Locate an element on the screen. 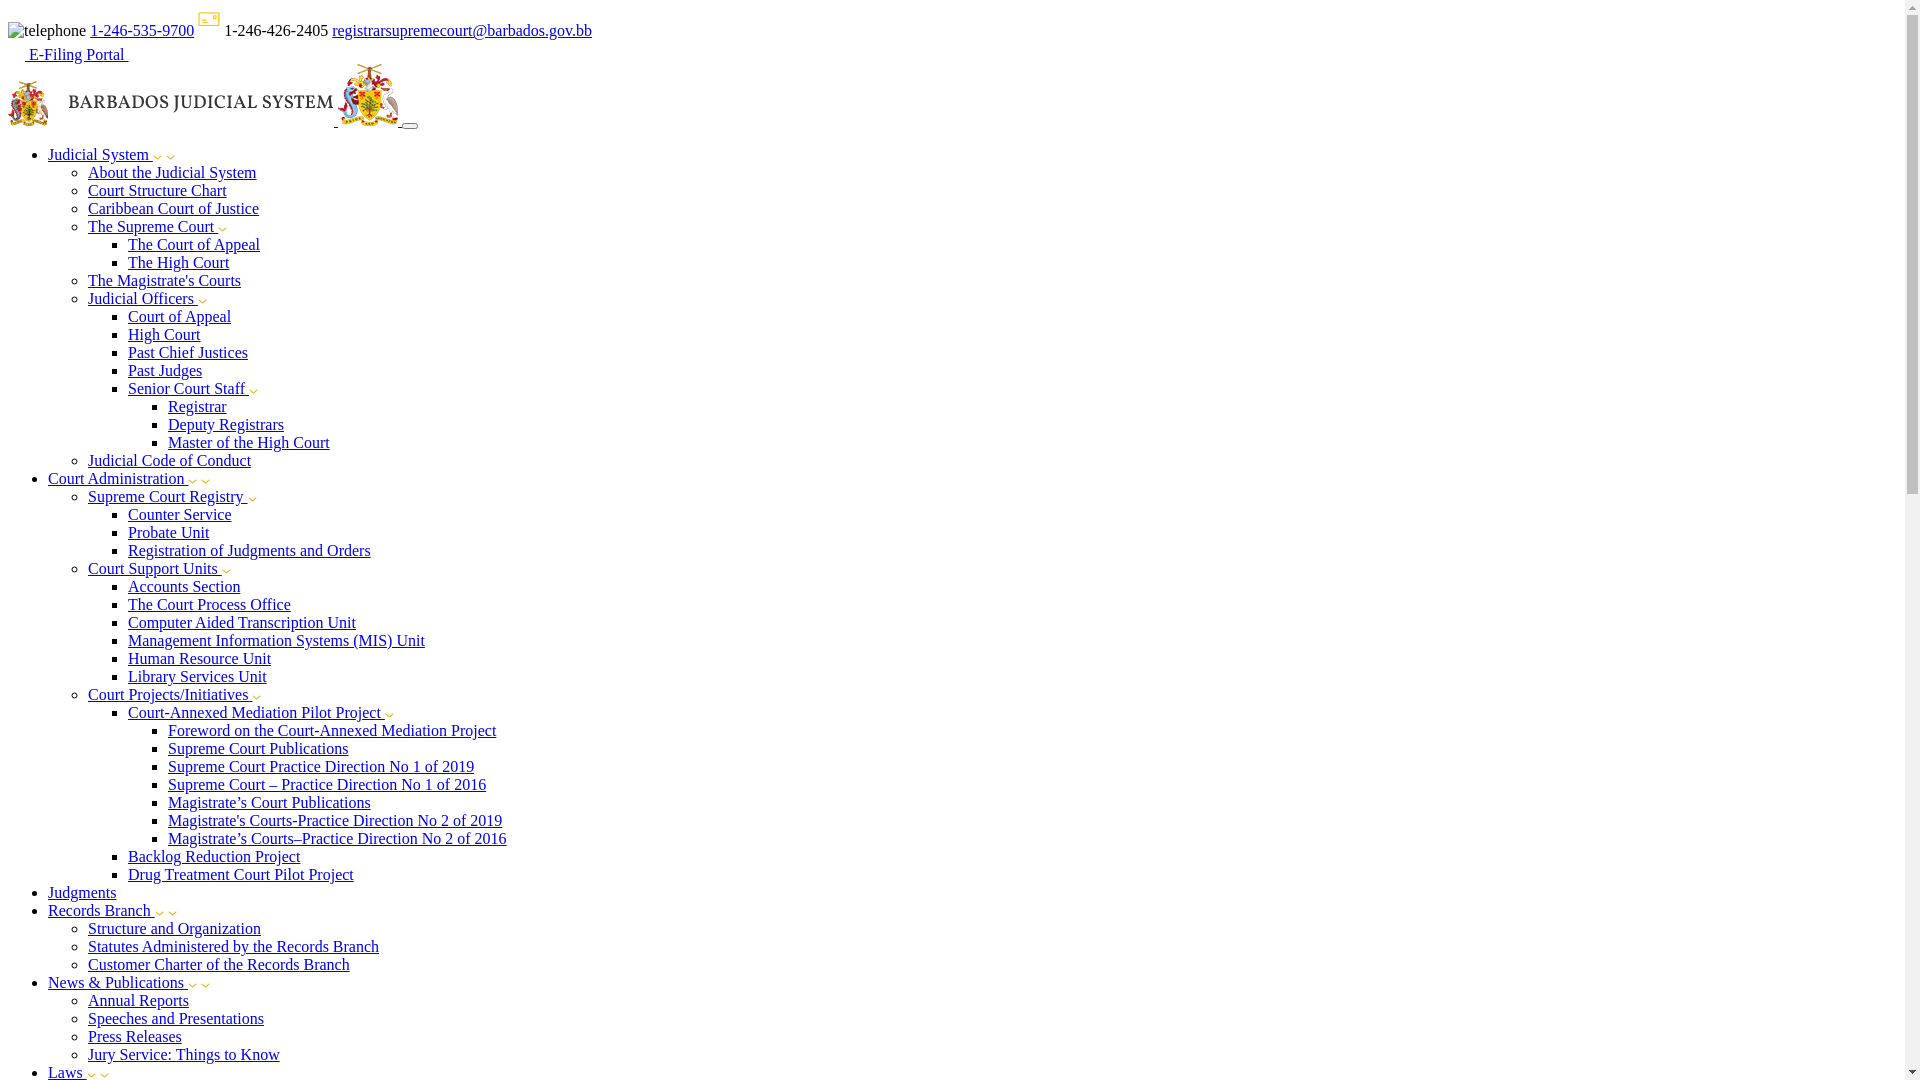  'Past Chief Justices' is located at coordinates (187, 351).